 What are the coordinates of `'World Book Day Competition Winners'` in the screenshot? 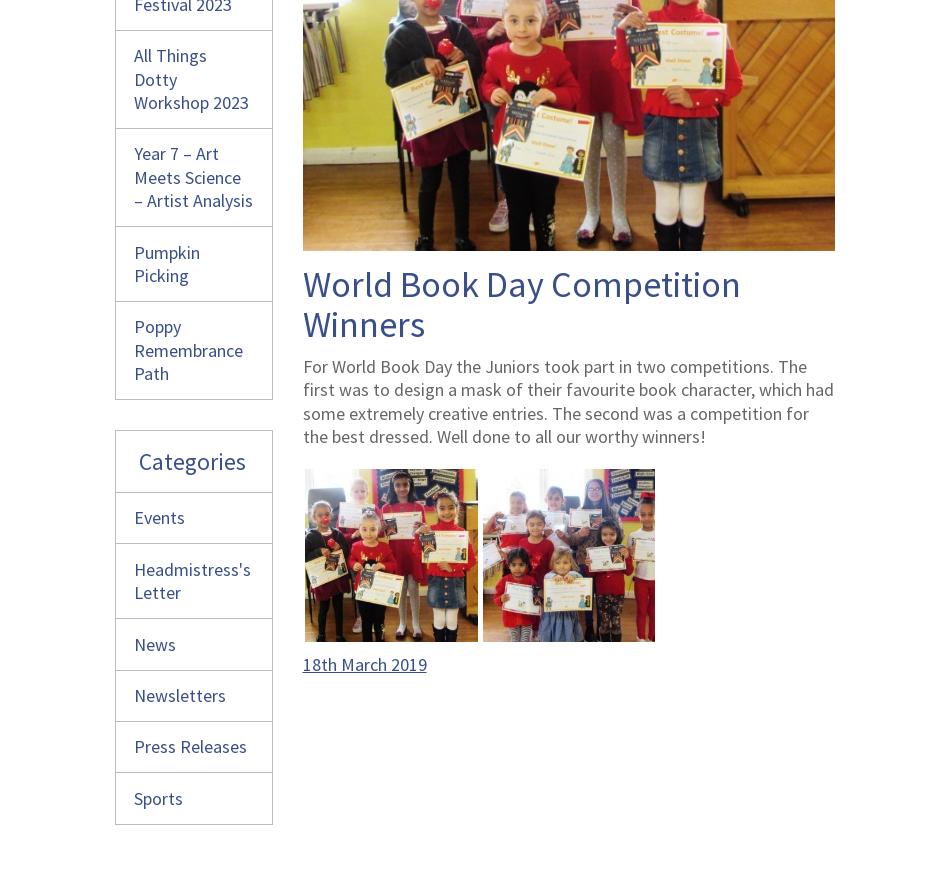 It's located at (520, 302).